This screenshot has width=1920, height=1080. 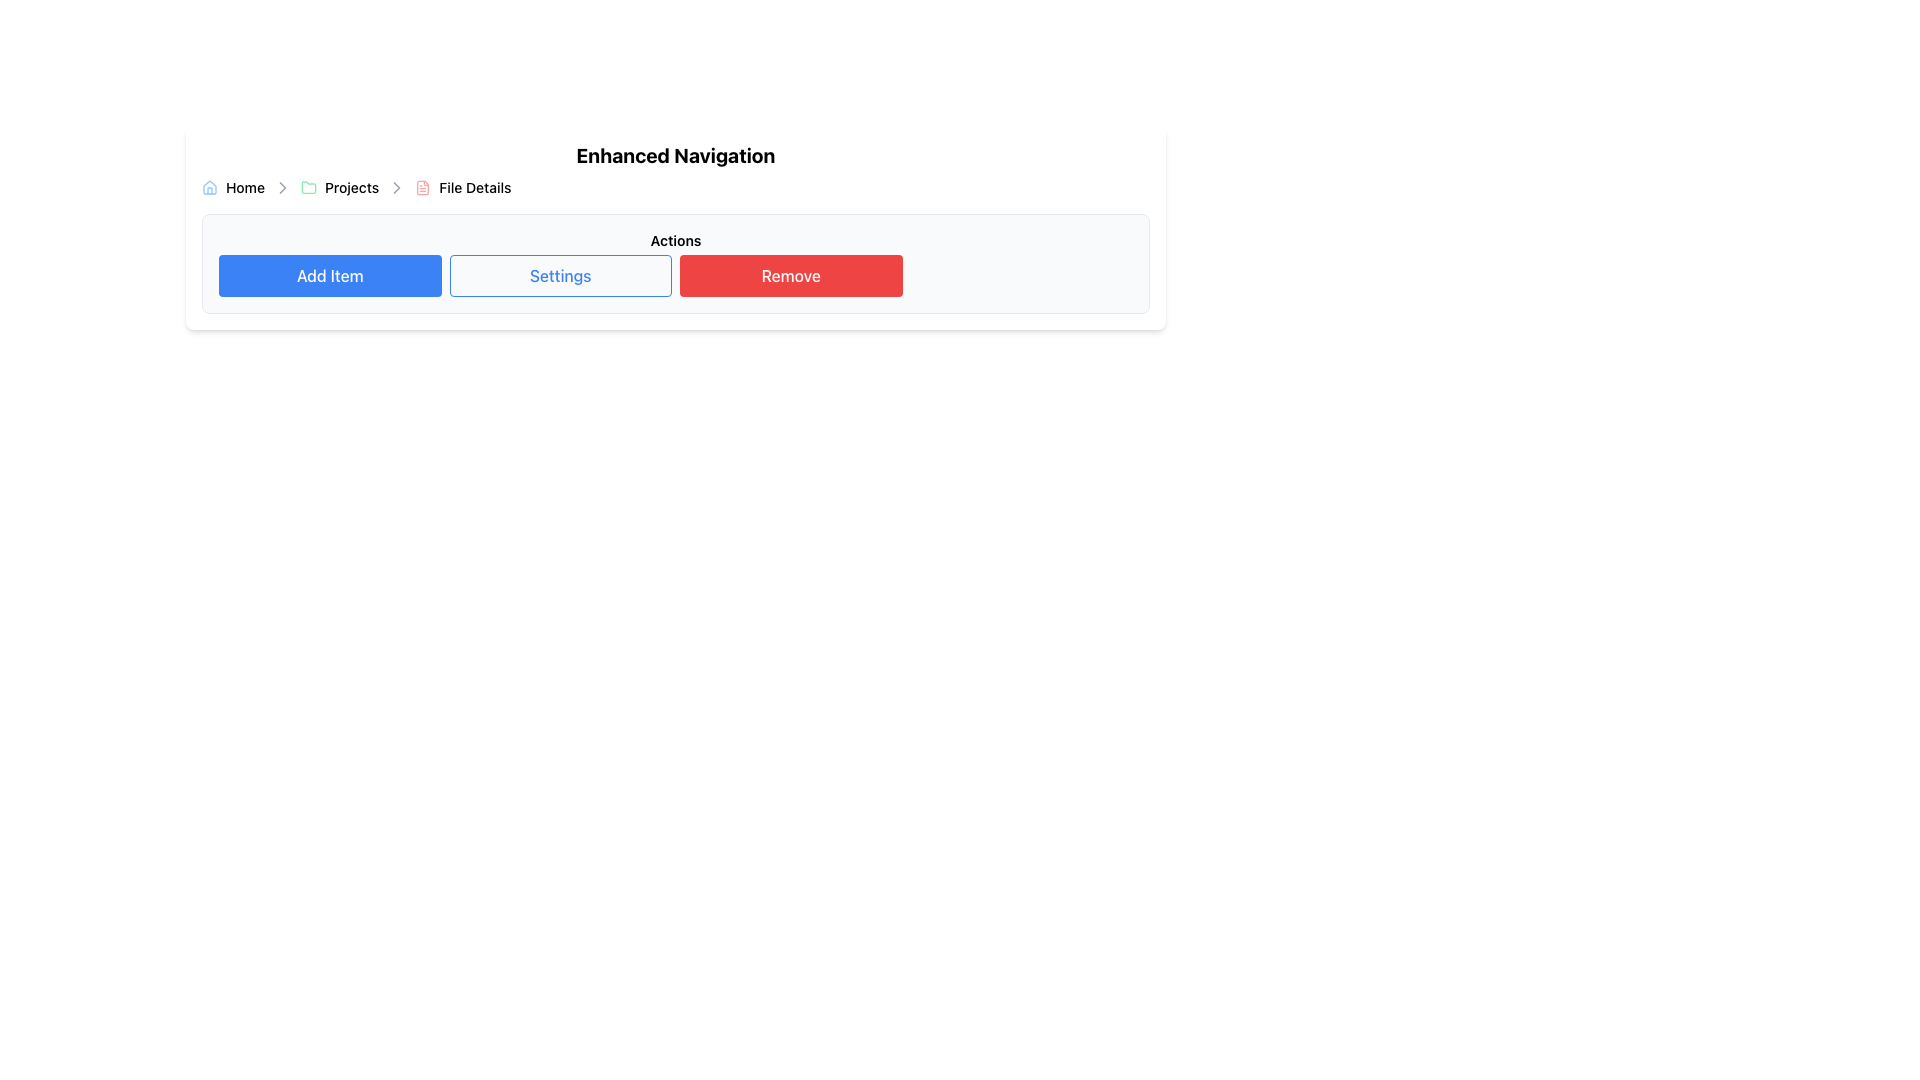 I want to click on the chevron icon in the breadcrumb navigation bar, which is located between the 'Home' and 'Projects' labels, indicating a hierarchical structure, so click(x=397, y=188).